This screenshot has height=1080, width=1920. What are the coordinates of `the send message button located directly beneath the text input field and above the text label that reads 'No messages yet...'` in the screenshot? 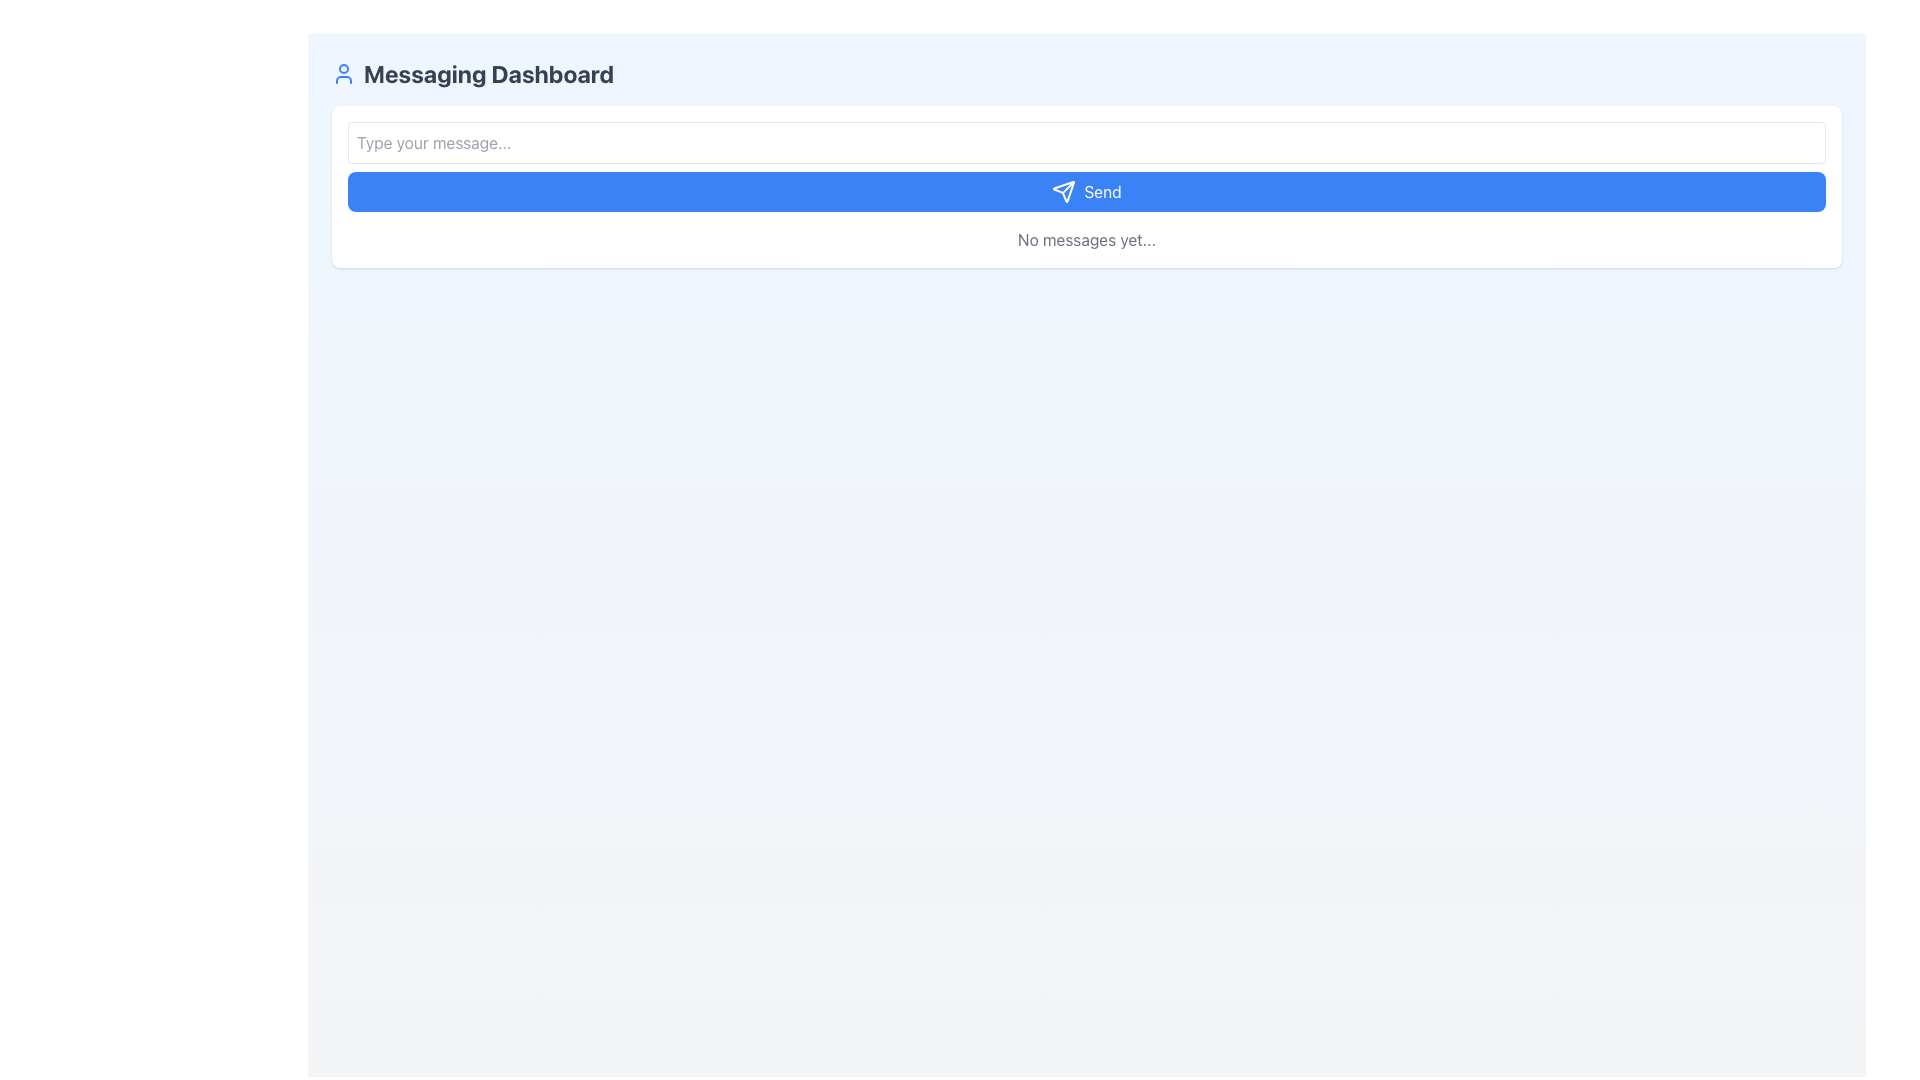 It's located at (1085, 165).